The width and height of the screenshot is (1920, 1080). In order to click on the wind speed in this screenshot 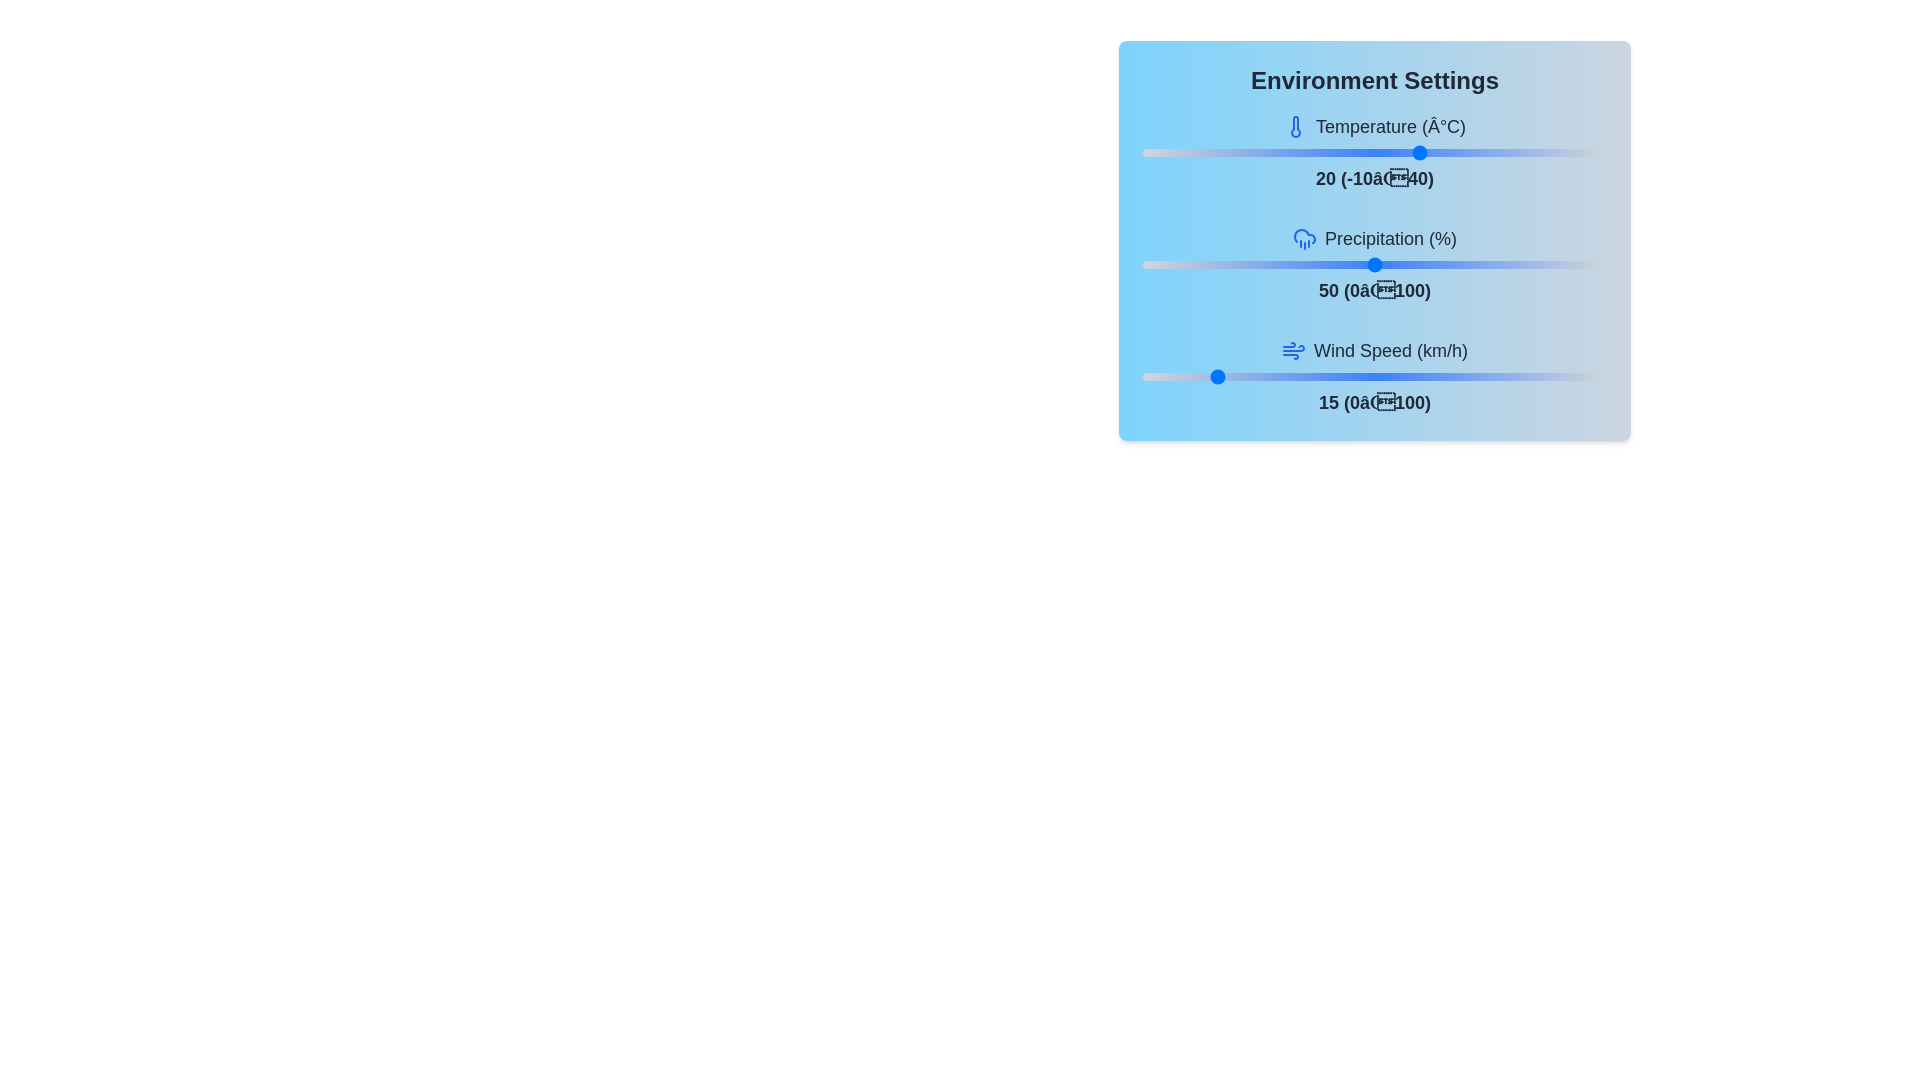, I will do `click(1147, 377)`.